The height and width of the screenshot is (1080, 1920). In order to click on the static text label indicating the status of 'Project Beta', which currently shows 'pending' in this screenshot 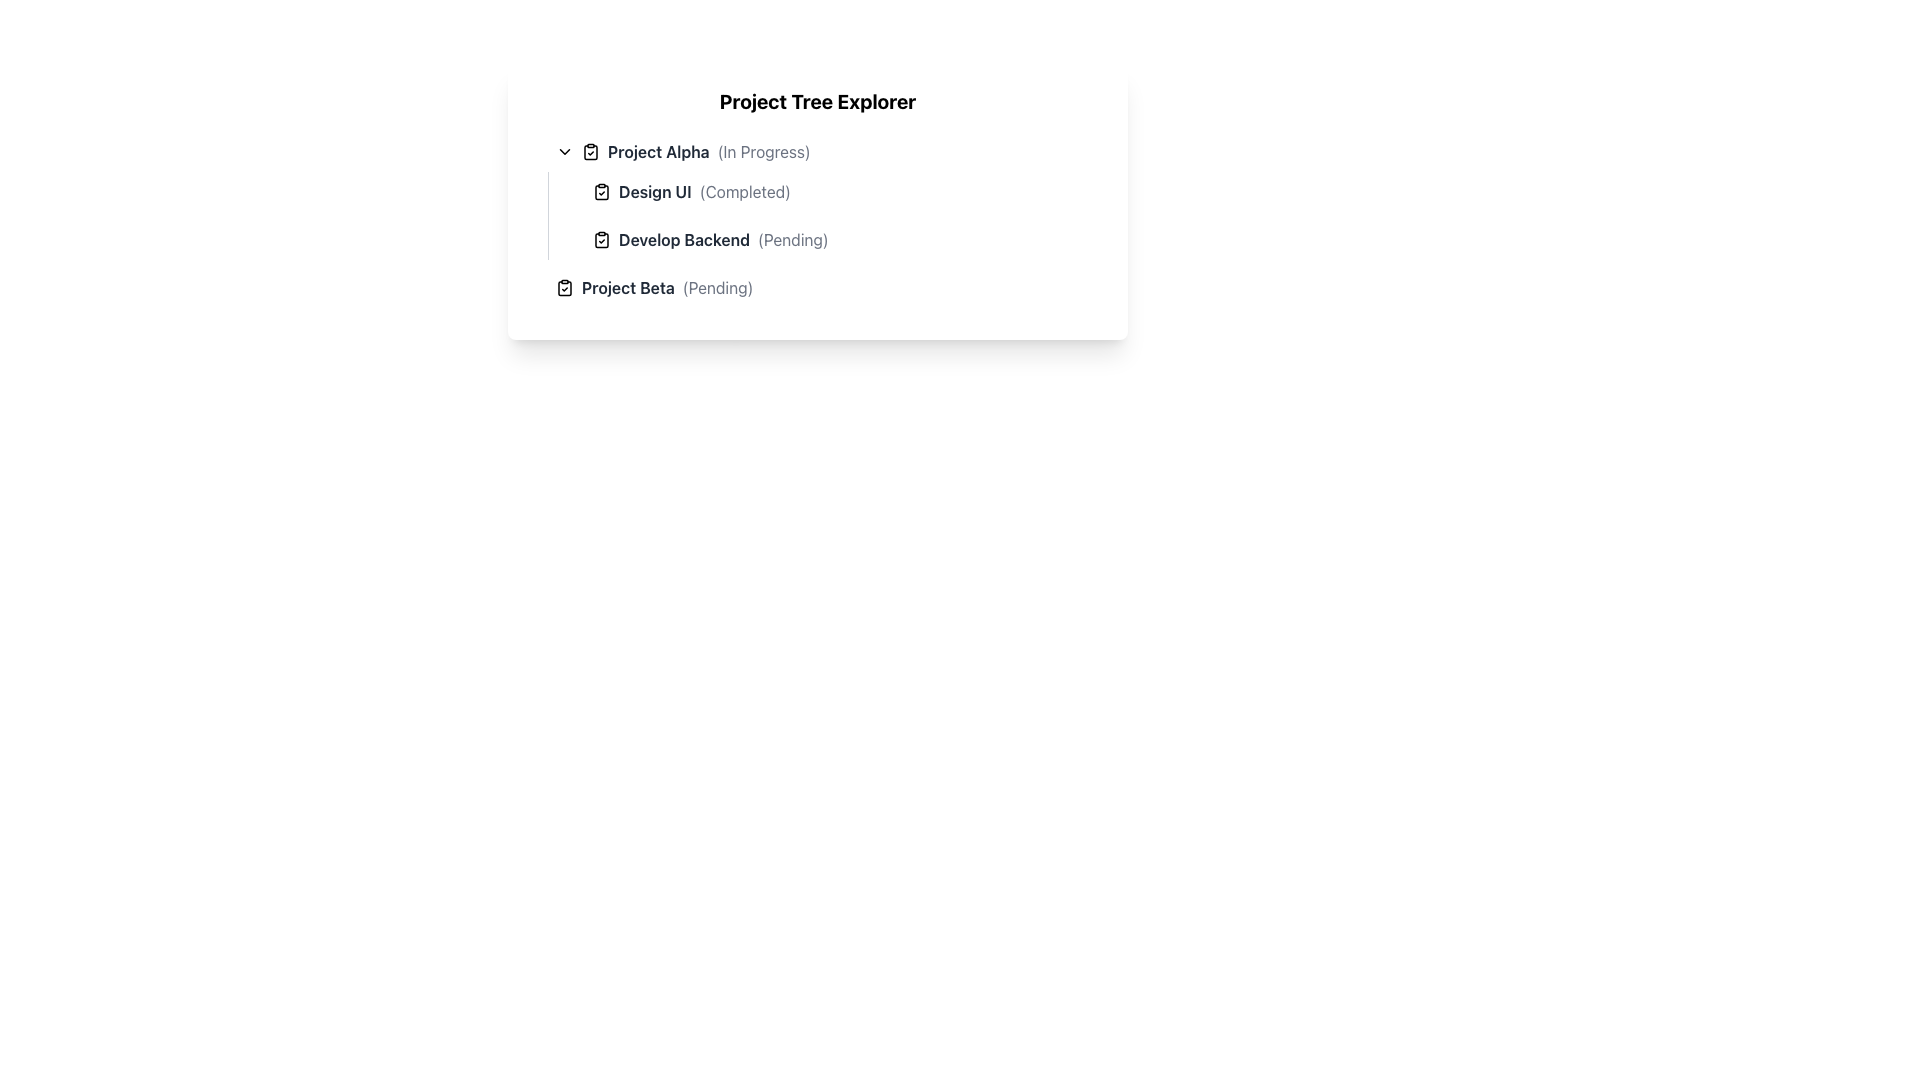, I will do `click(718, 288)`.